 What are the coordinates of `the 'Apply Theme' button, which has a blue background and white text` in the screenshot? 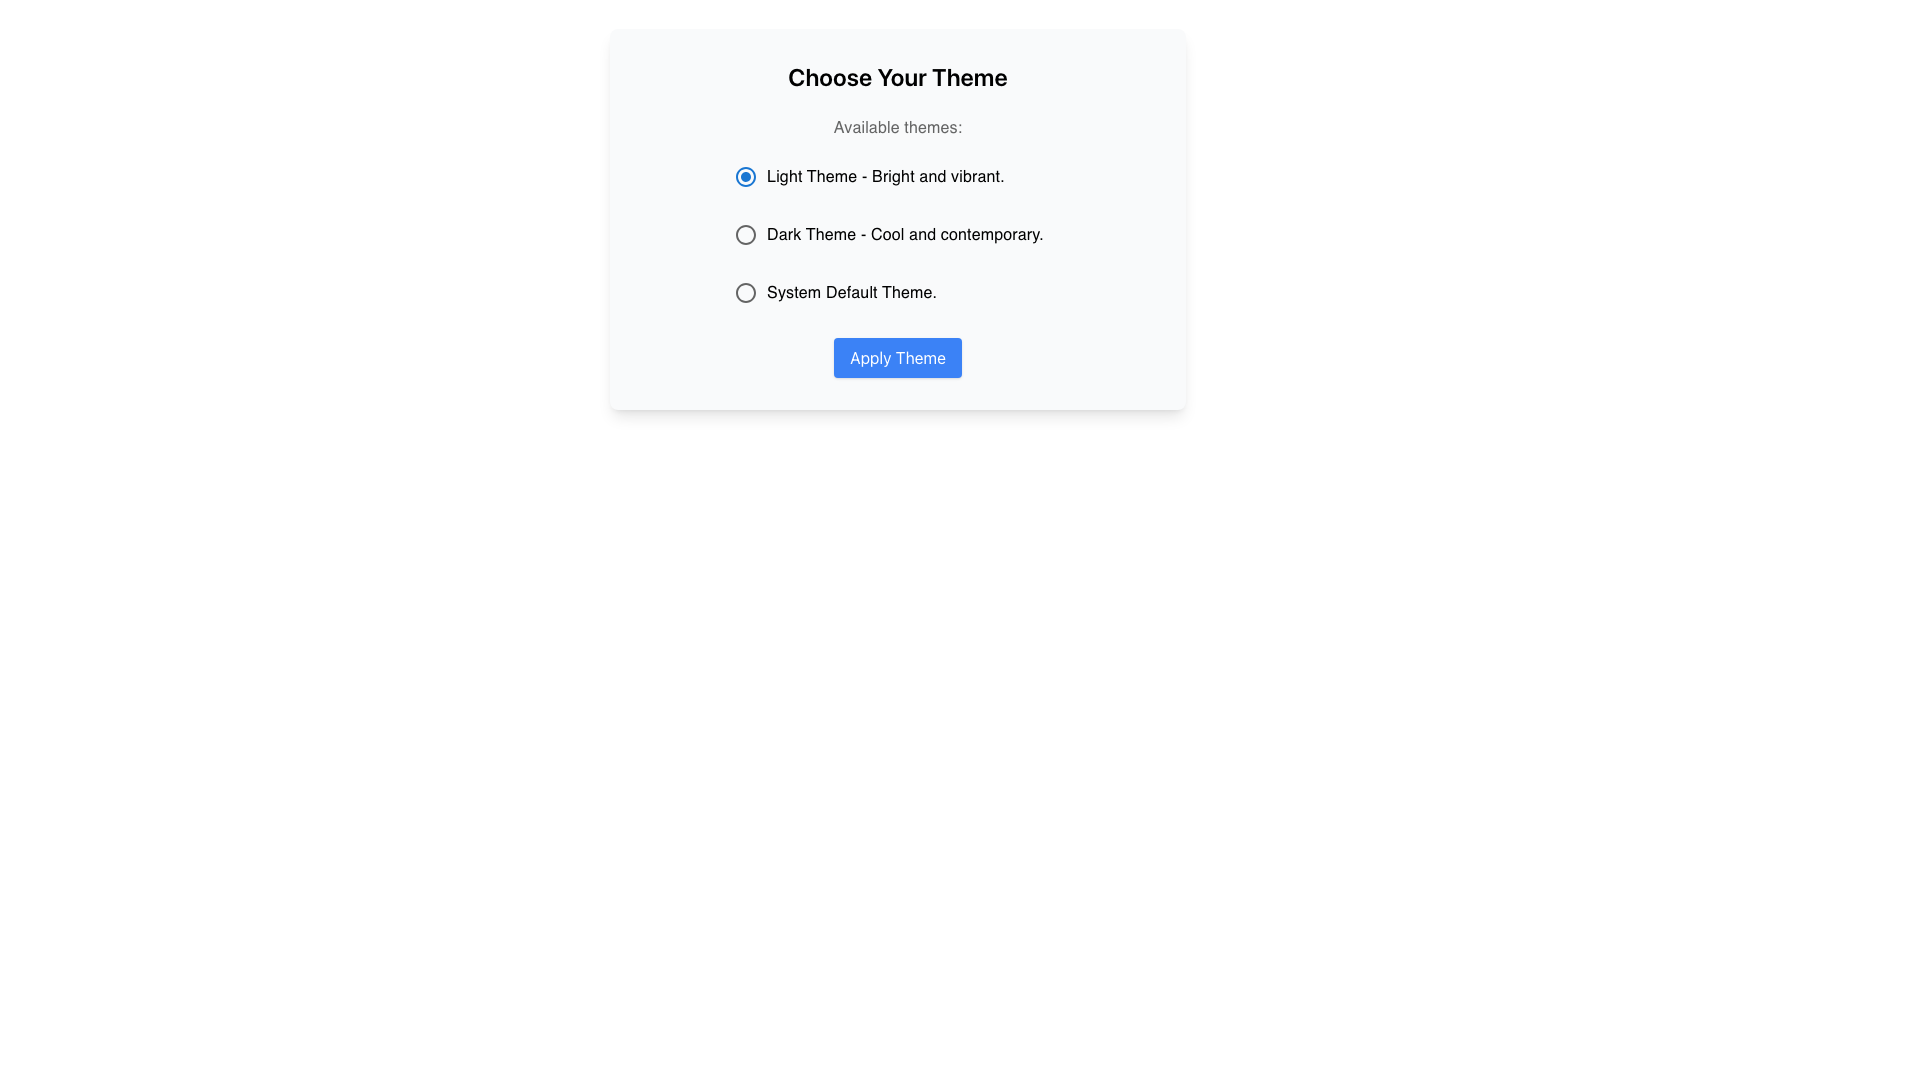 It's located at (896, 357).